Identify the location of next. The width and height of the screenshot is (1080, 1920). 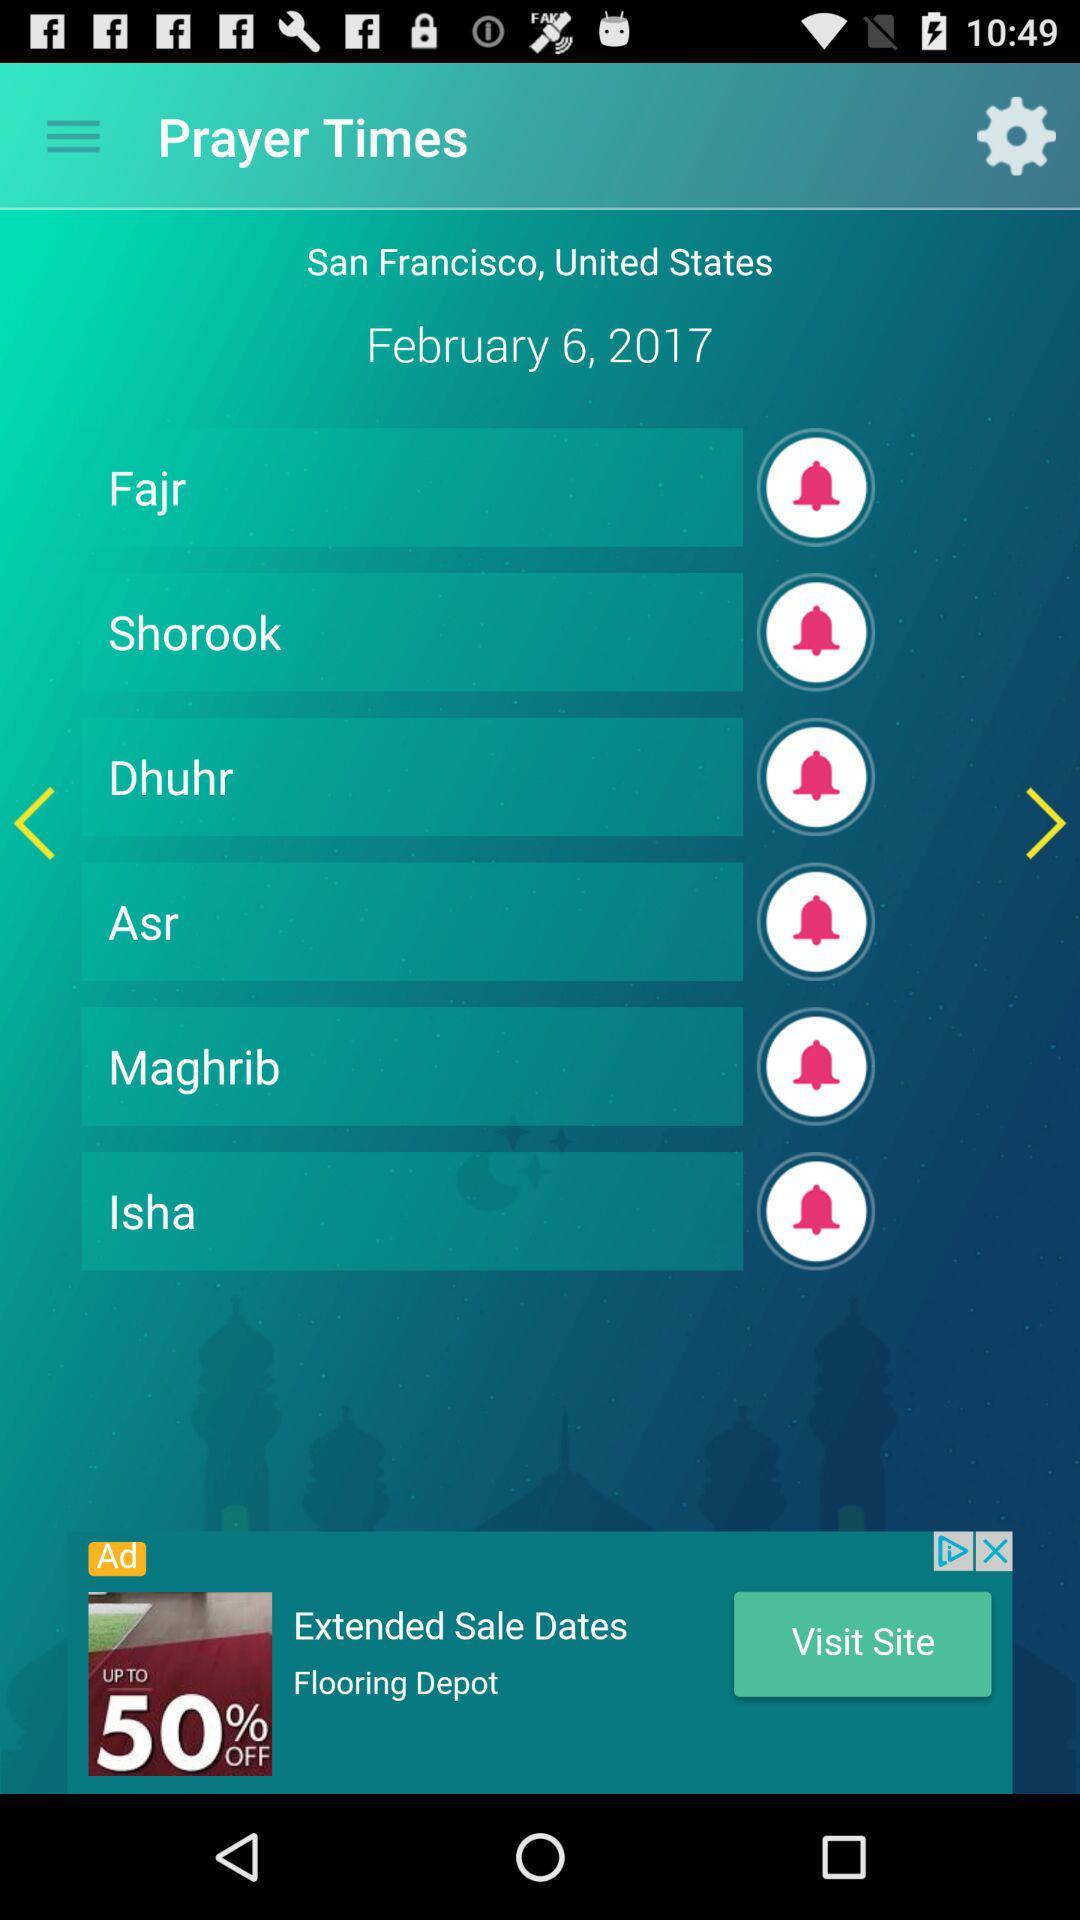
(1045, 823).